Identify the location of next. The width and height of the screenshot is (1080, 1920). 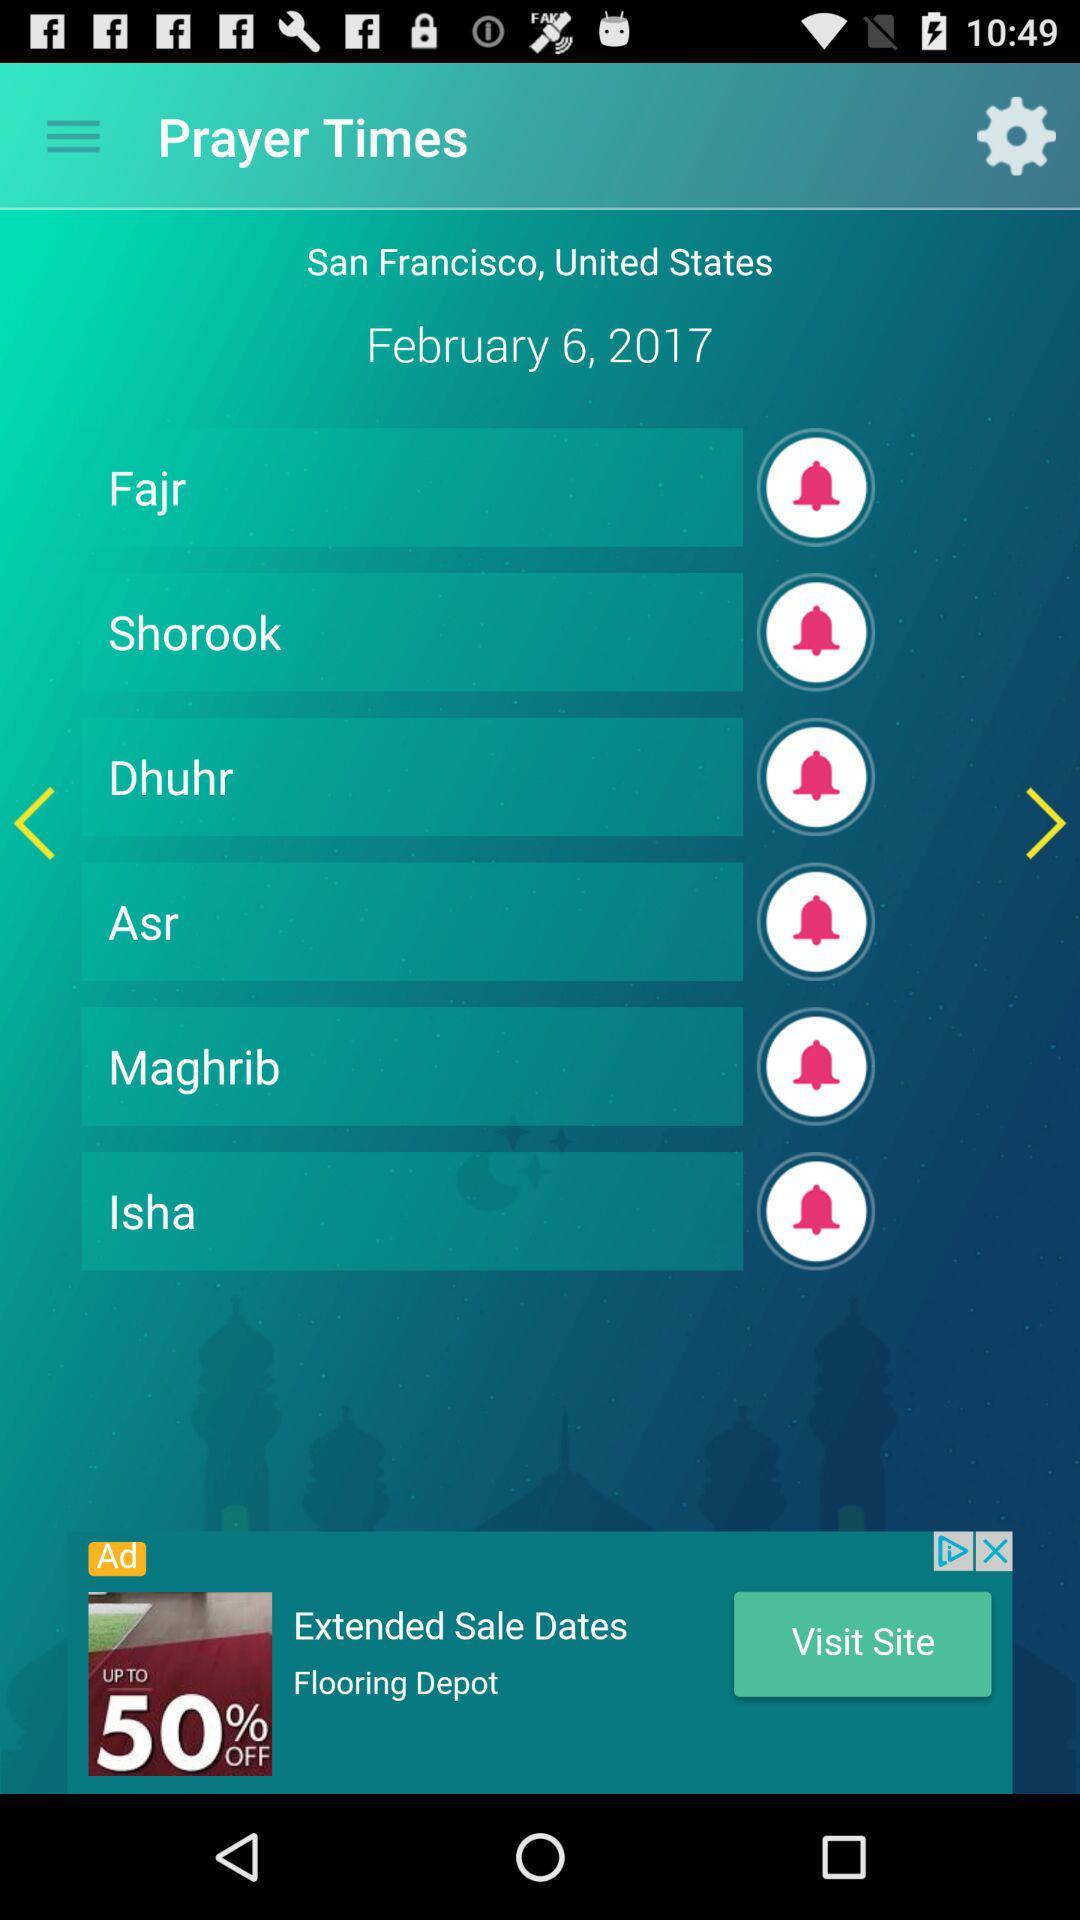
(1045, 823).